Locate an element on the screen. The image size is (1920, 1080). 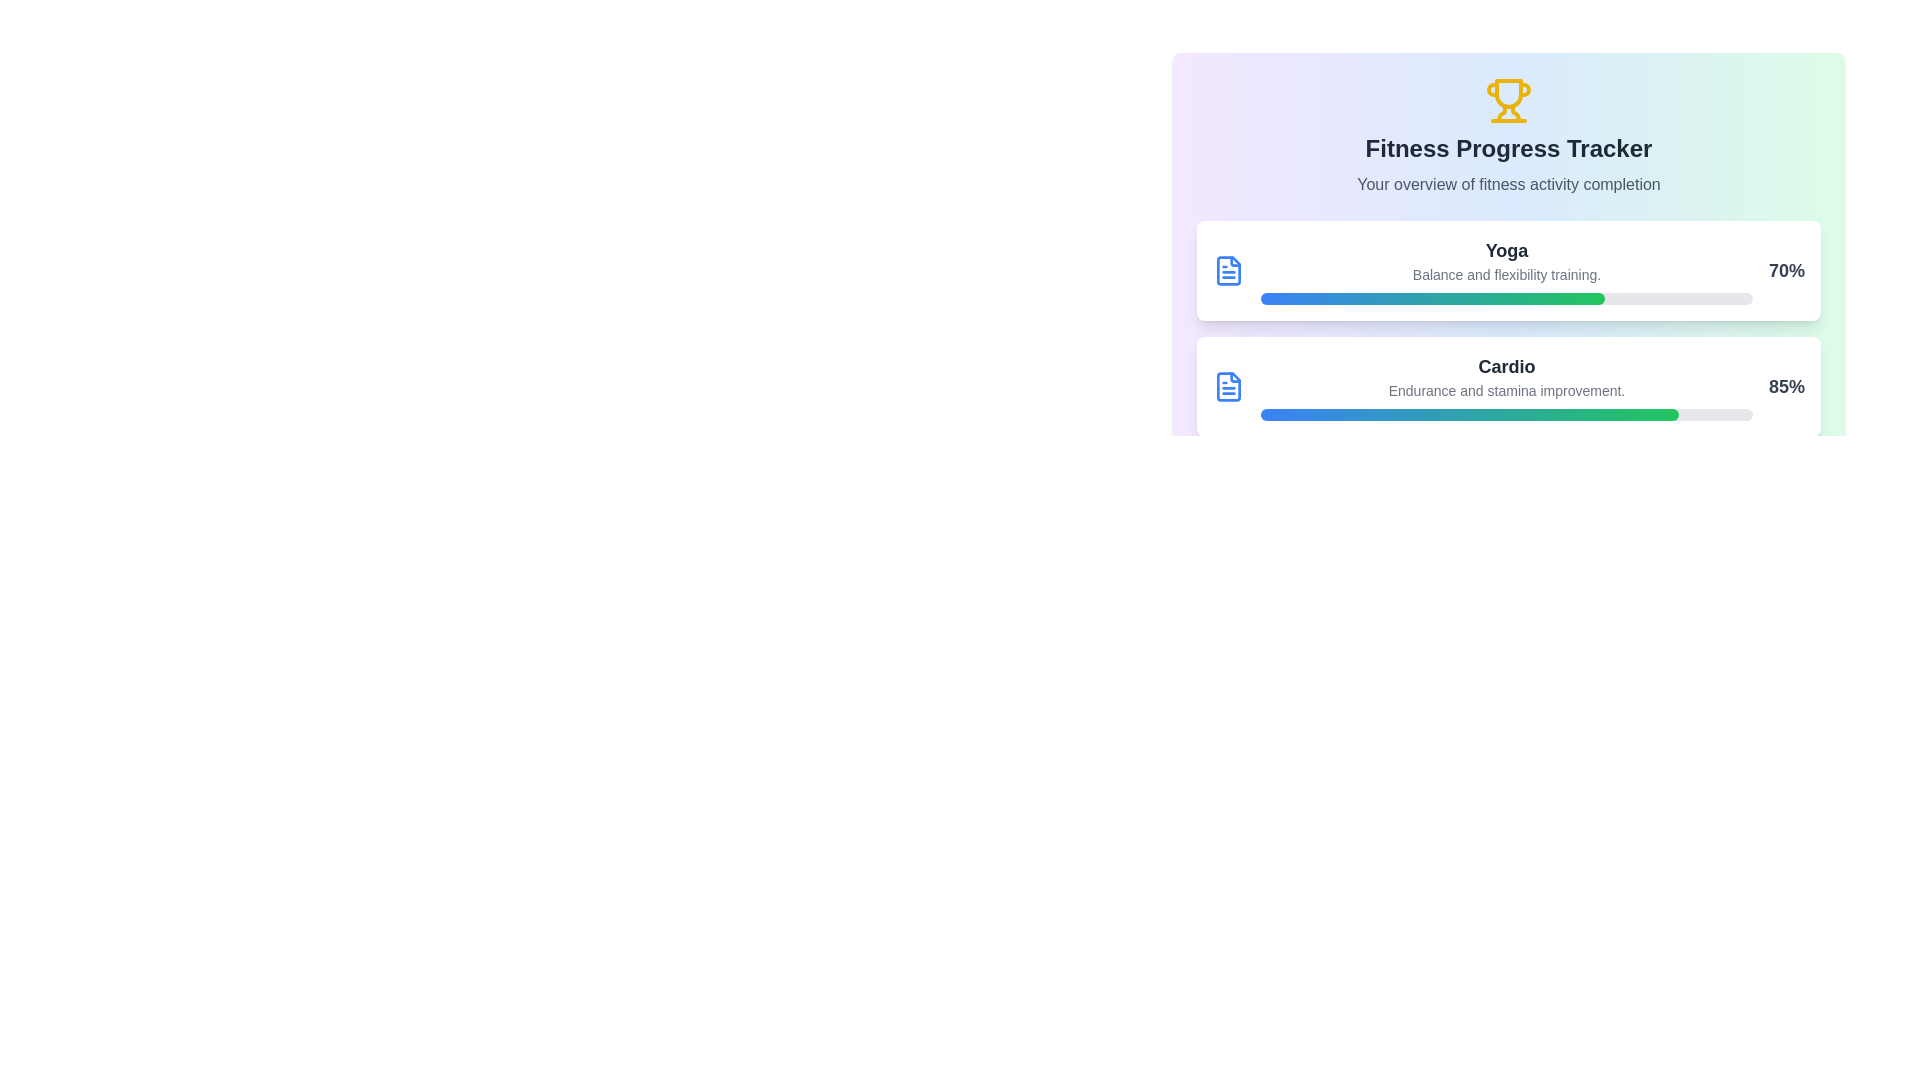
the text element displaying 'Your overview of fitness activity completion', which is styled in gray and located under the heading 'Fitness Progress Tracker' is located at coordinates (1508, 185).